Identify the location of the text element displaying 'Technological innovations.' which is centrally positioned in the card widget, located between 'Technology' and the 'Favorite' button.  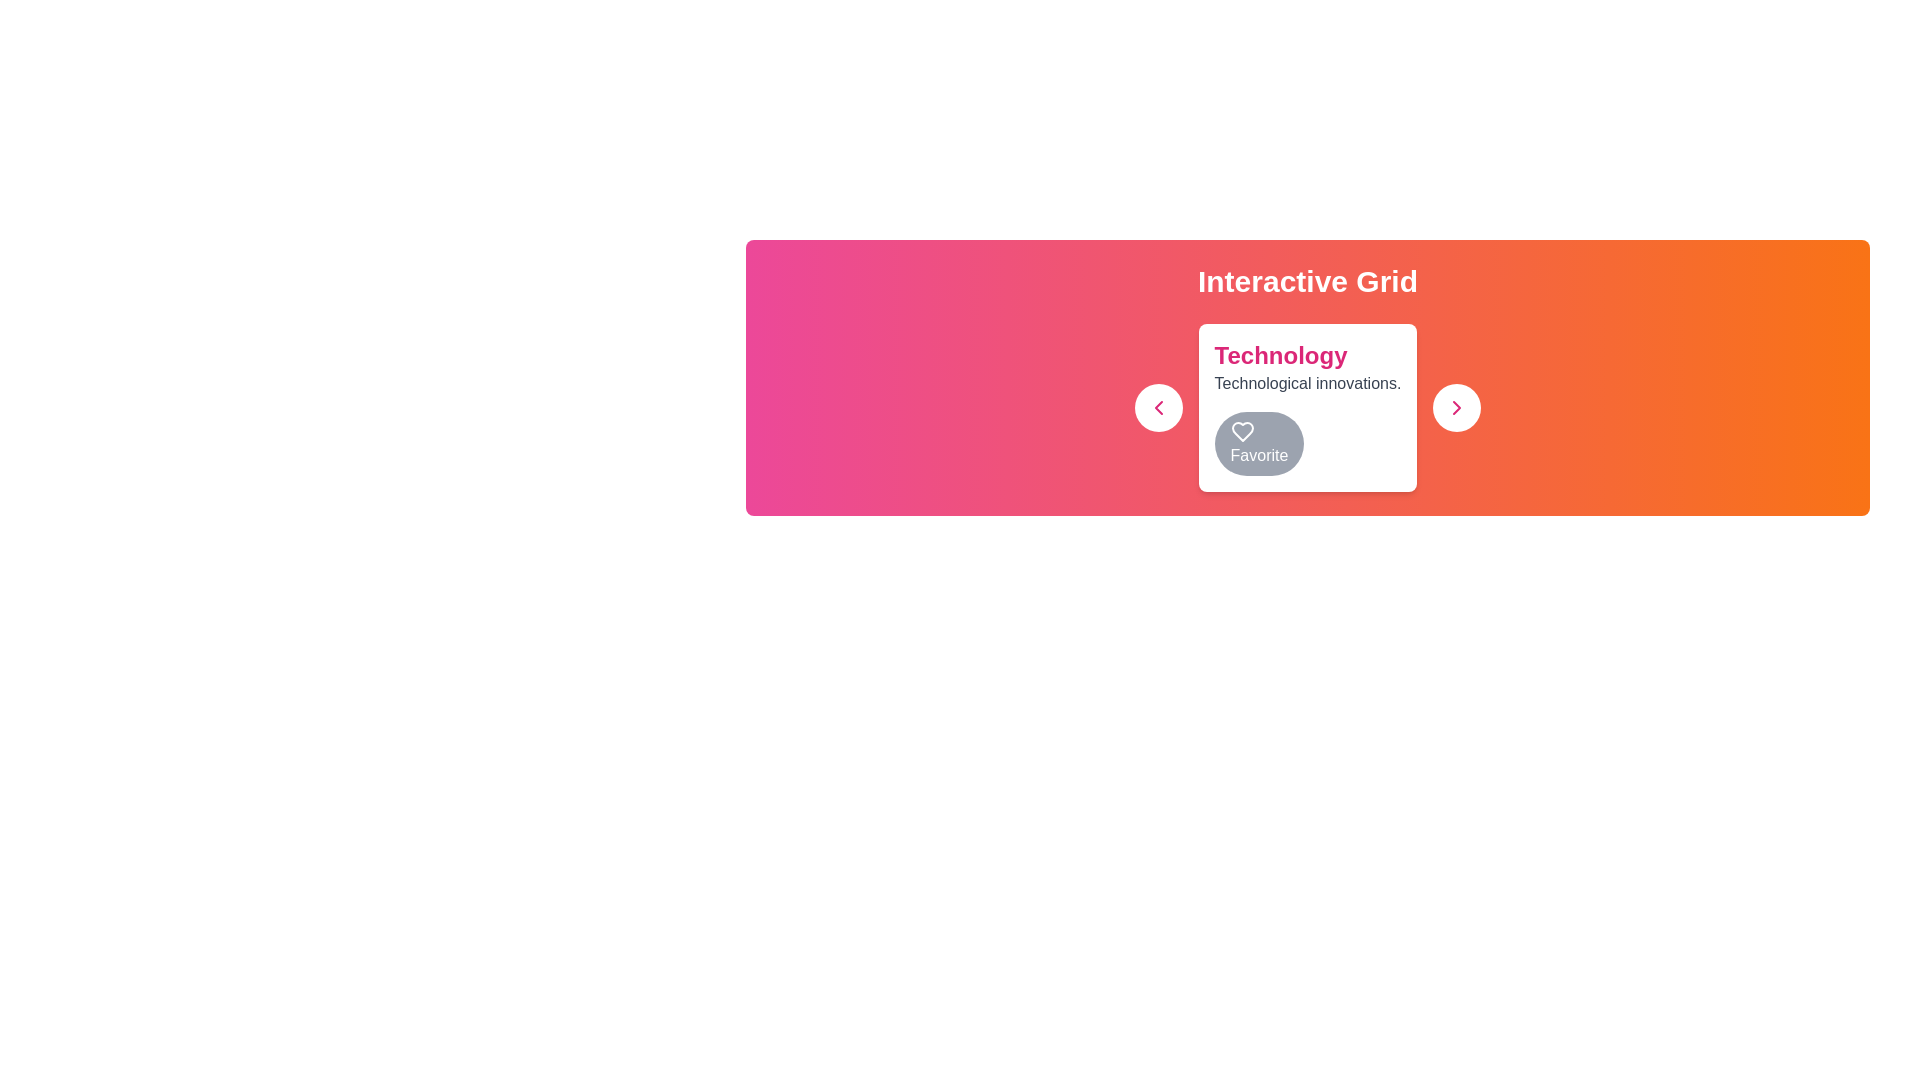
(1307, 384).